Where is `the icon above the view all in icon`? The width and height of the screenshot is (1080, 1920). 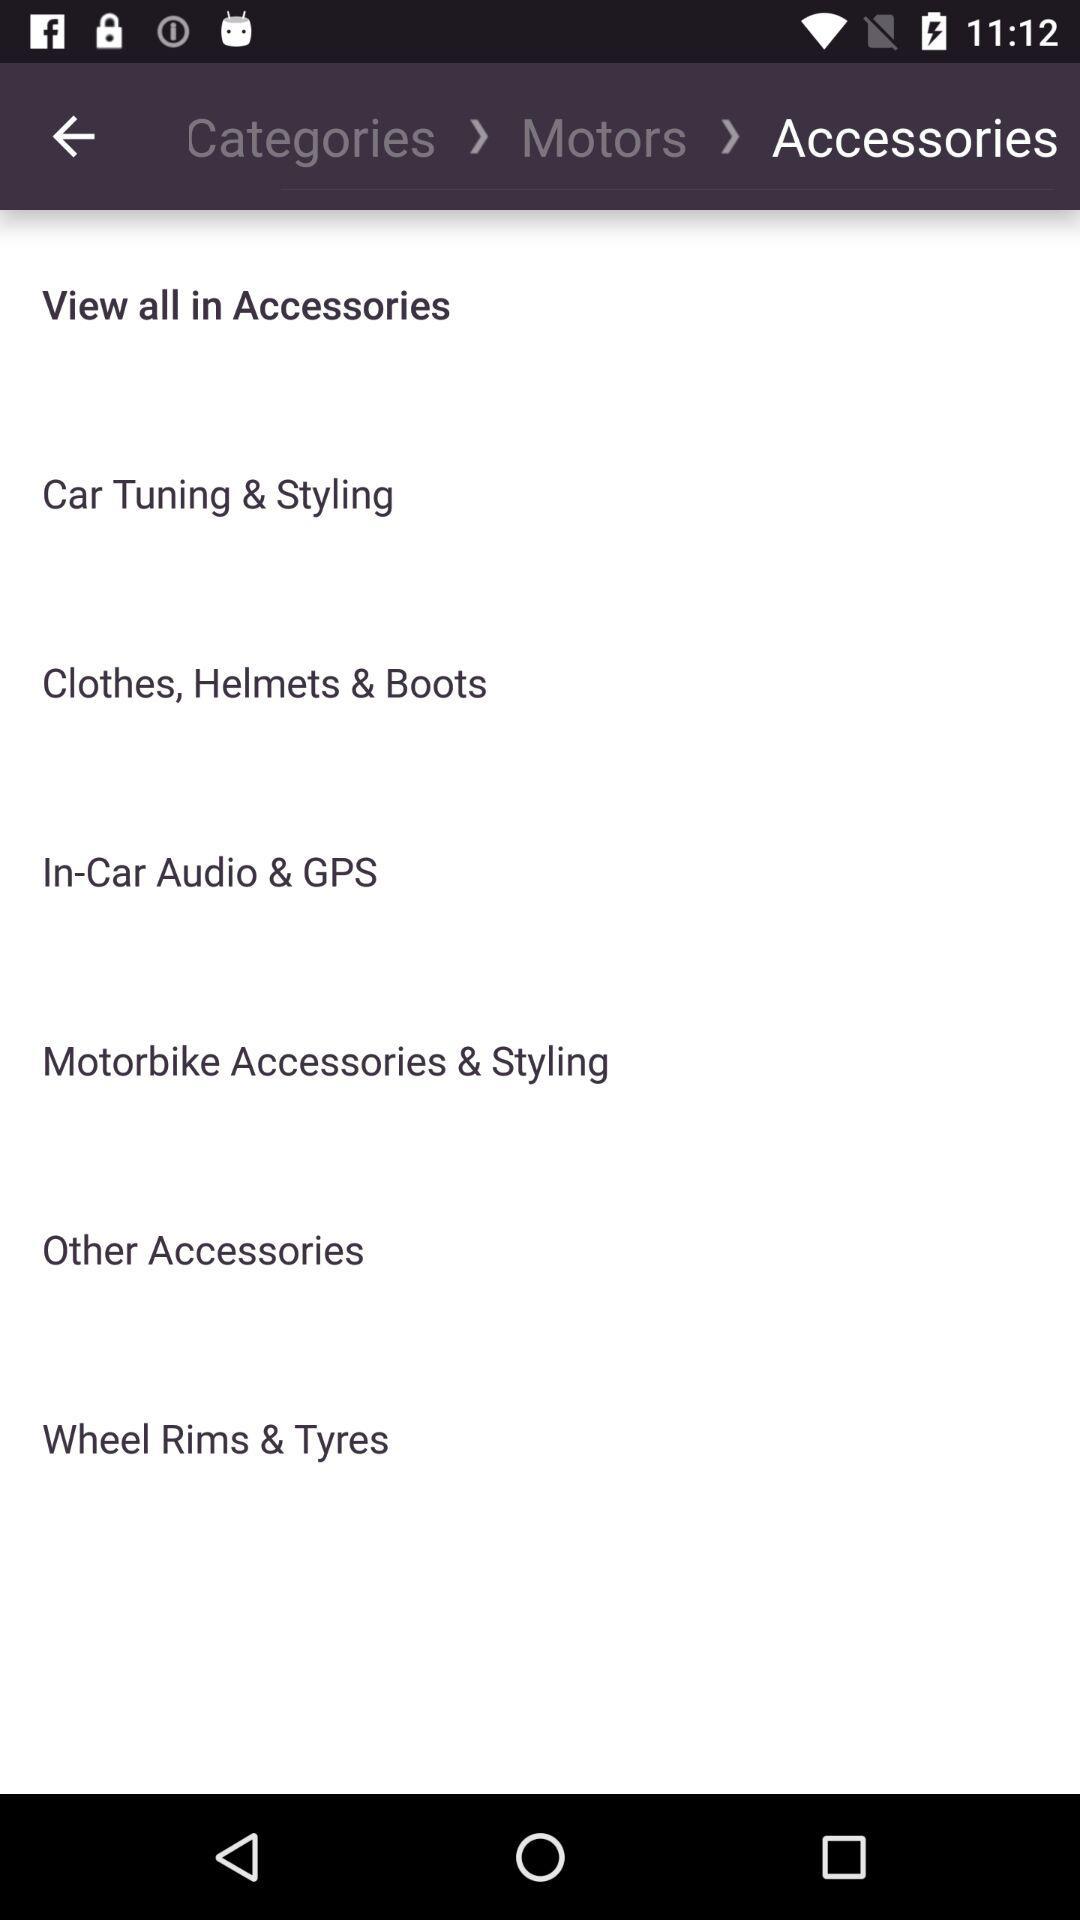 the icon above the view all in icon is located at coordinates (322, 135).